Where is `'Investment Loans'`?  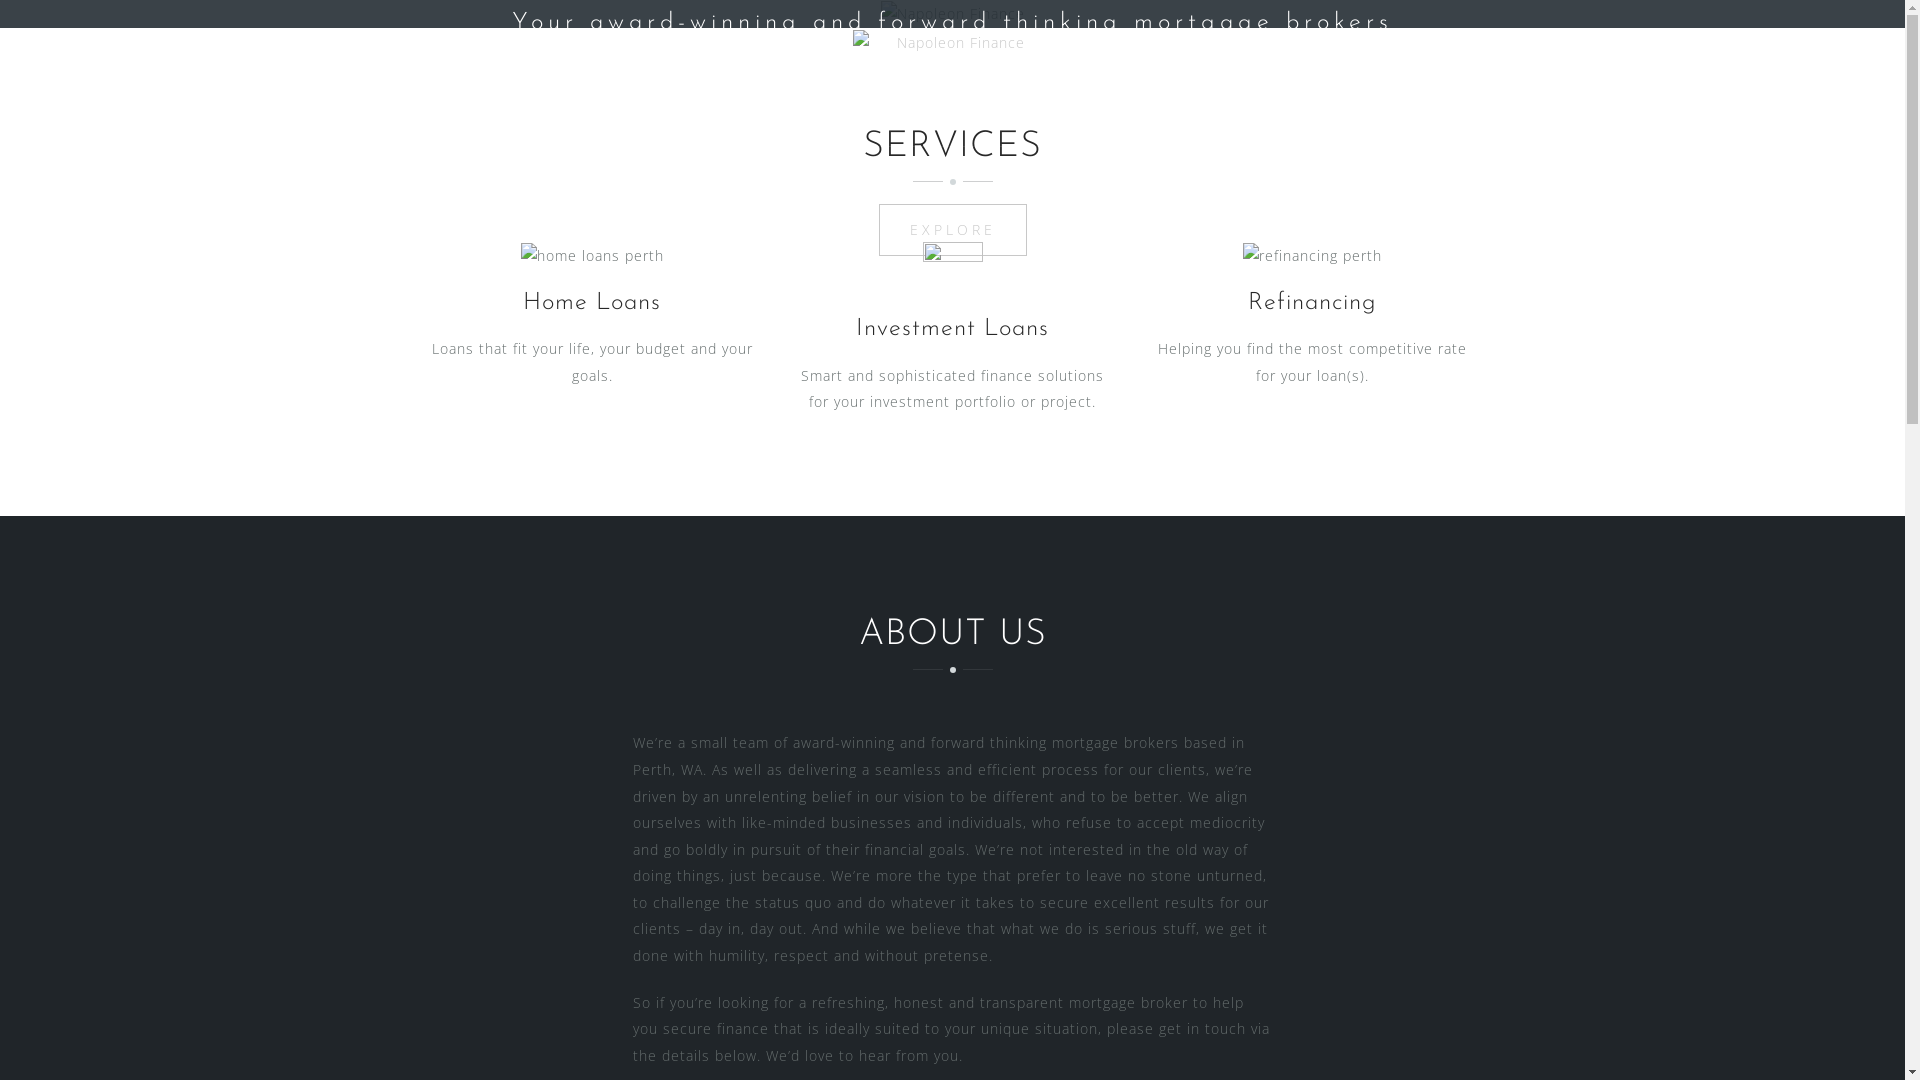 'Investment Loans' is located at coordinates (951, 327).